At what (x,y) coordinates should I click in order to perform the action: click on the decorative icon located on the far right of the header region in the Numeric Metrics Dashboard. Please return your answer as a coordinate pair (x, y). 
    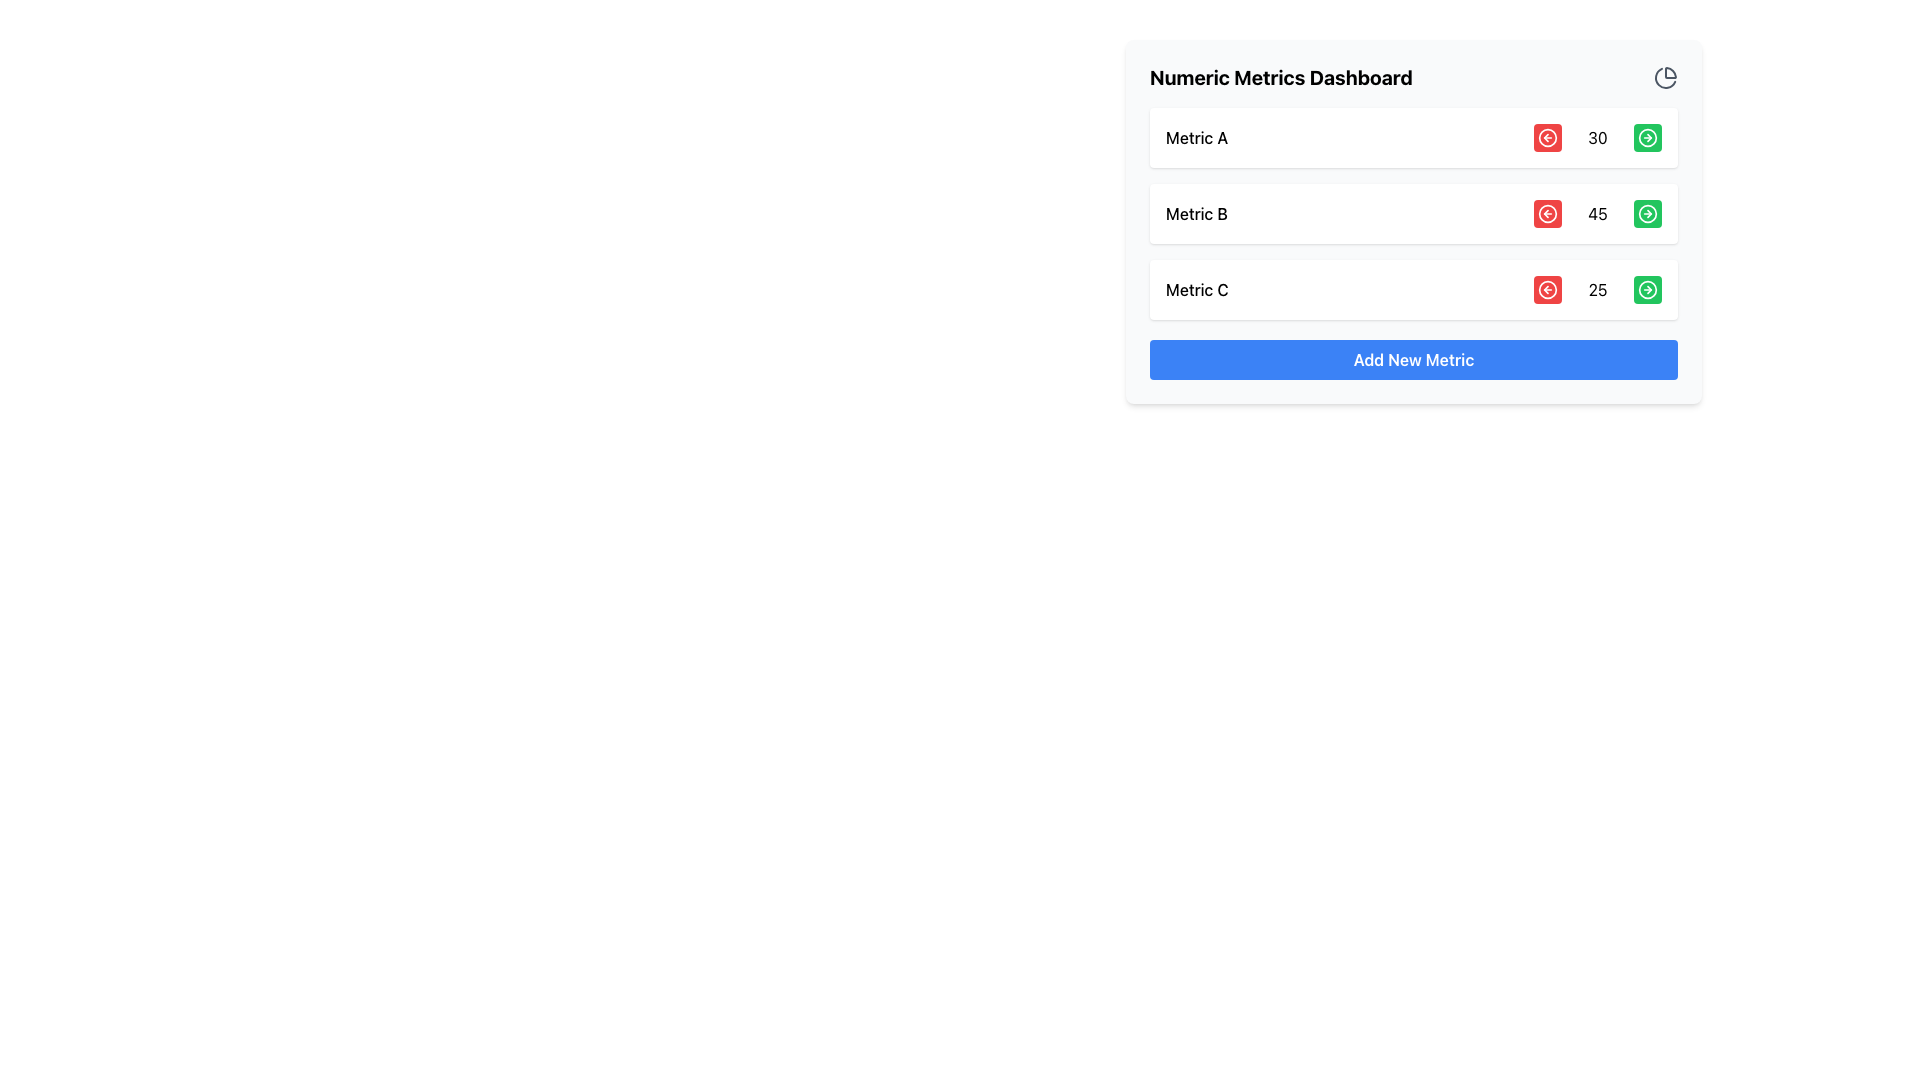
    Looking at the image, I should click on (1665, 76).